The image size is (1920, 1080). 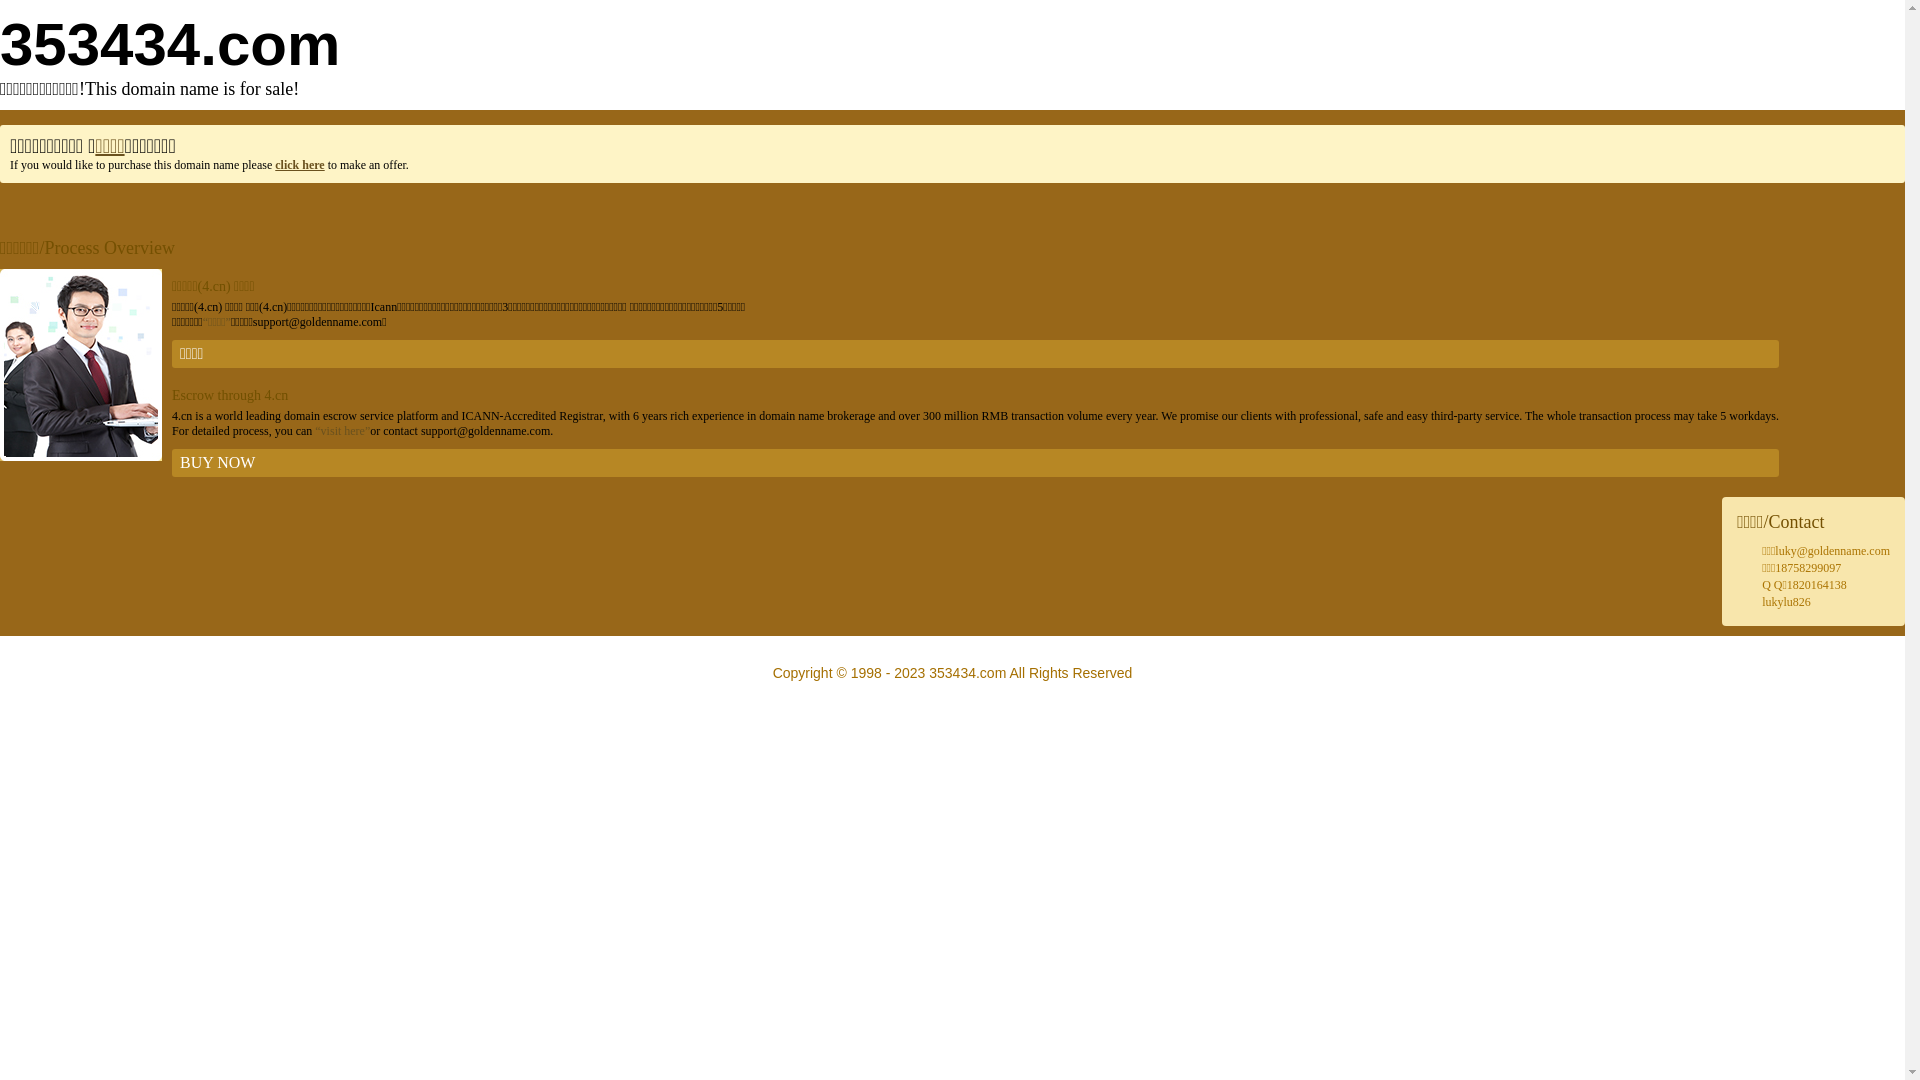 I want to click on 'click here', so click(x=298, y=164).